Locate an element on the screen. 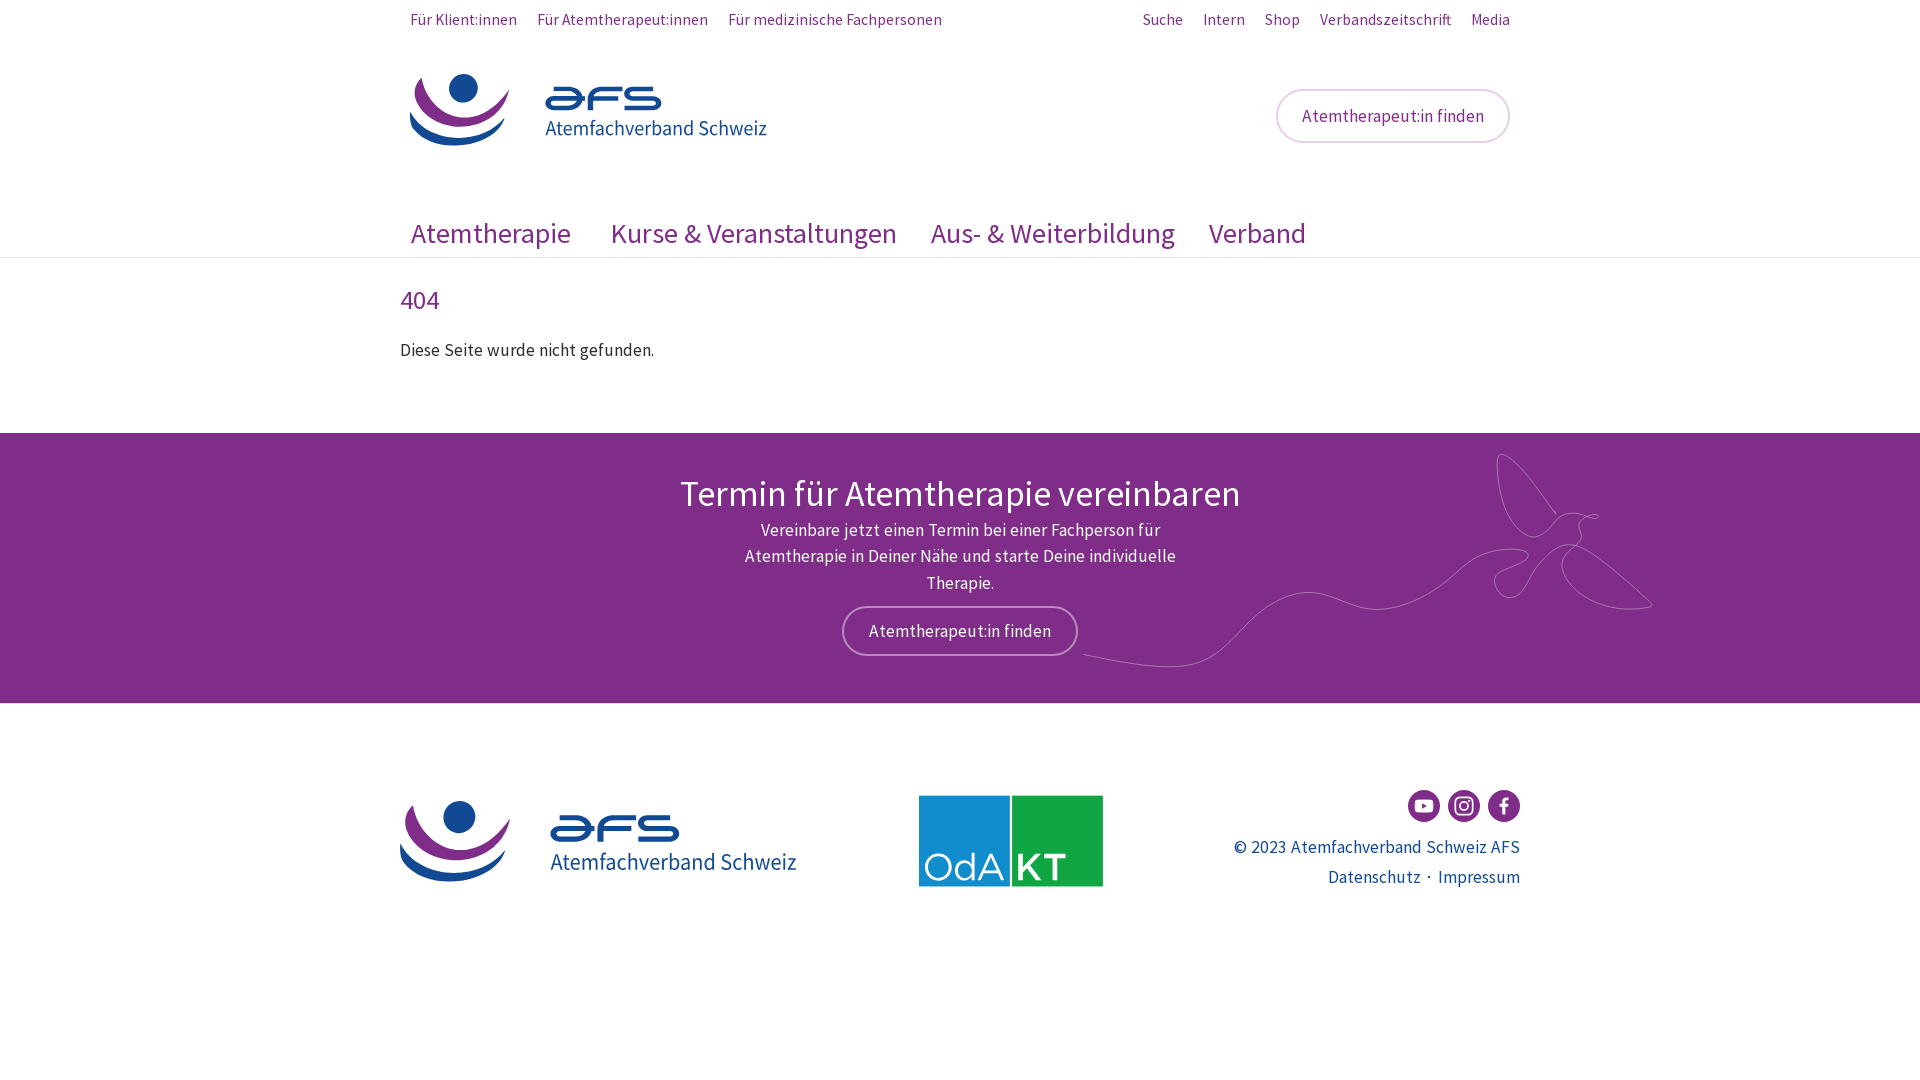 The height and width of the screenshot is (1080, 1920). 'Intern' is located at coordinates (1223, 19).